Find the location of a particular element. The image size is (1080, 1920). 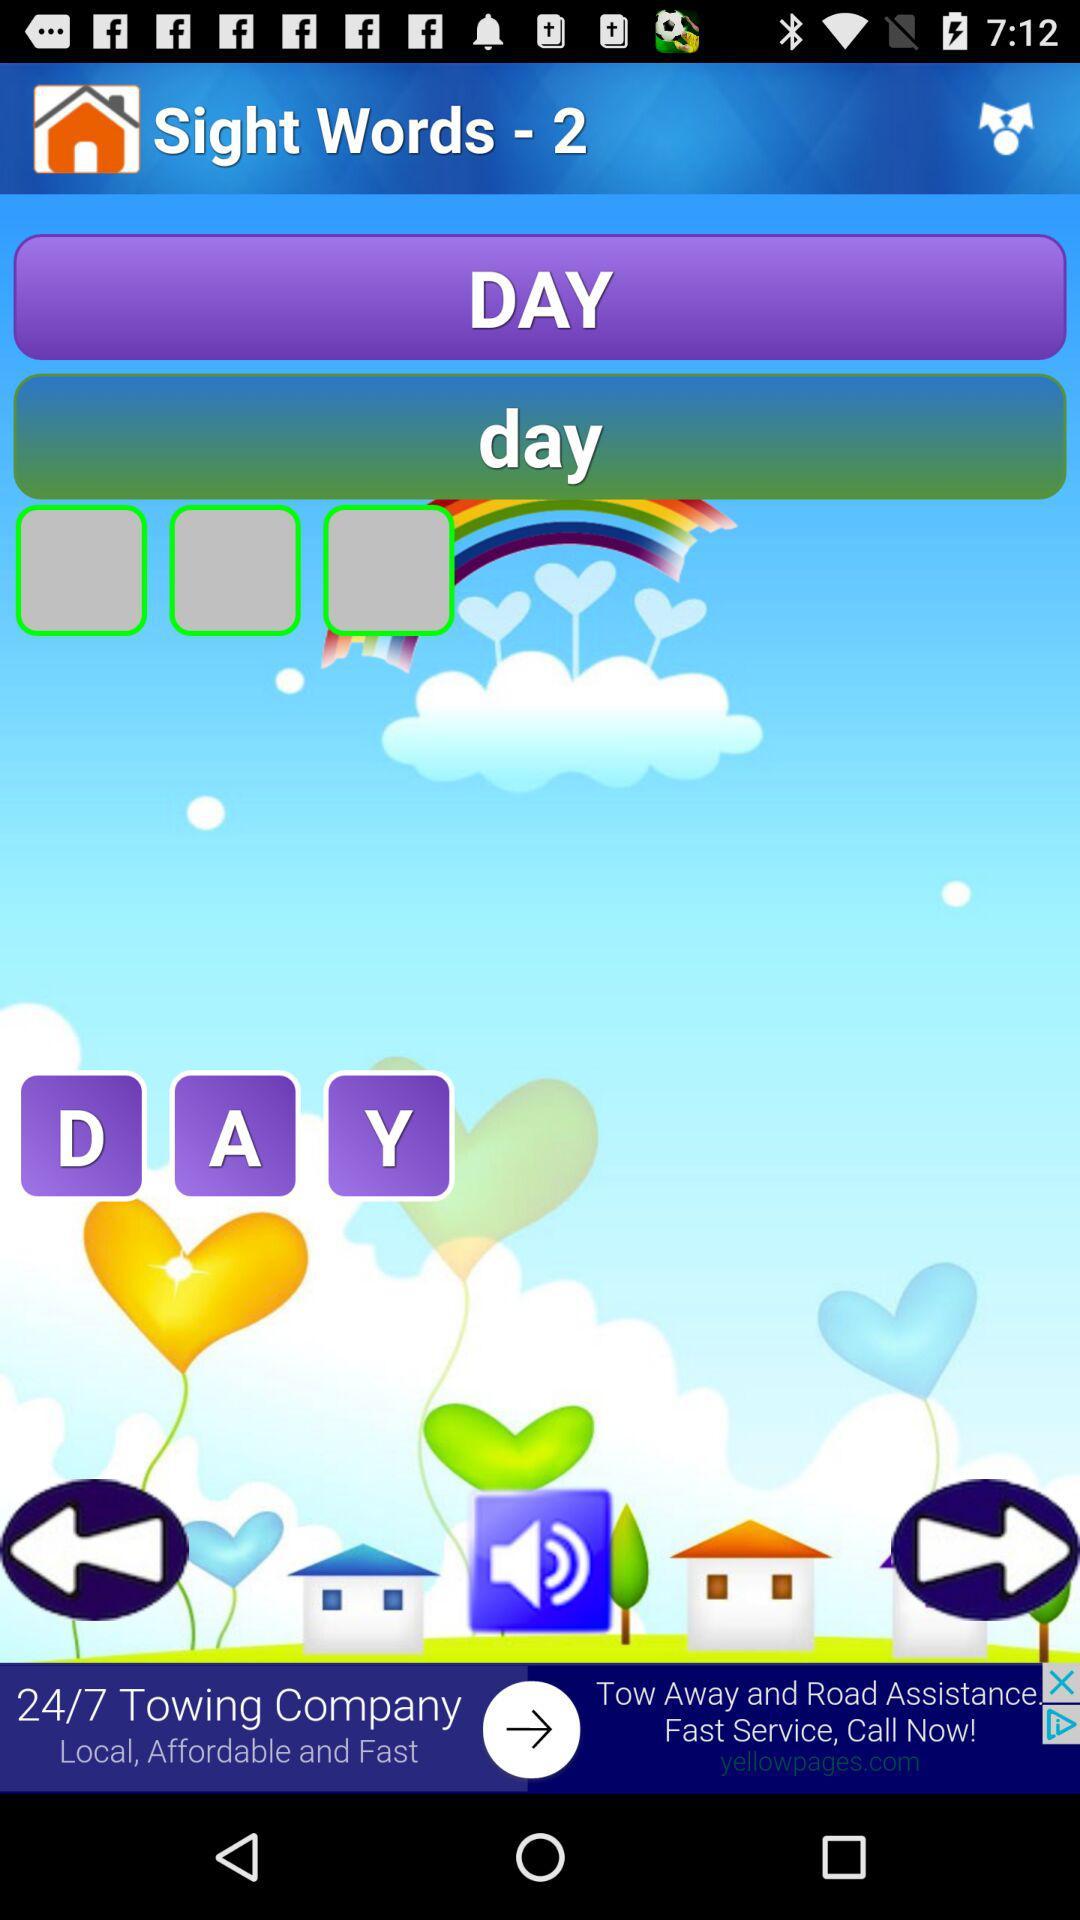

advance forward is located at coordinates (984, 1548).